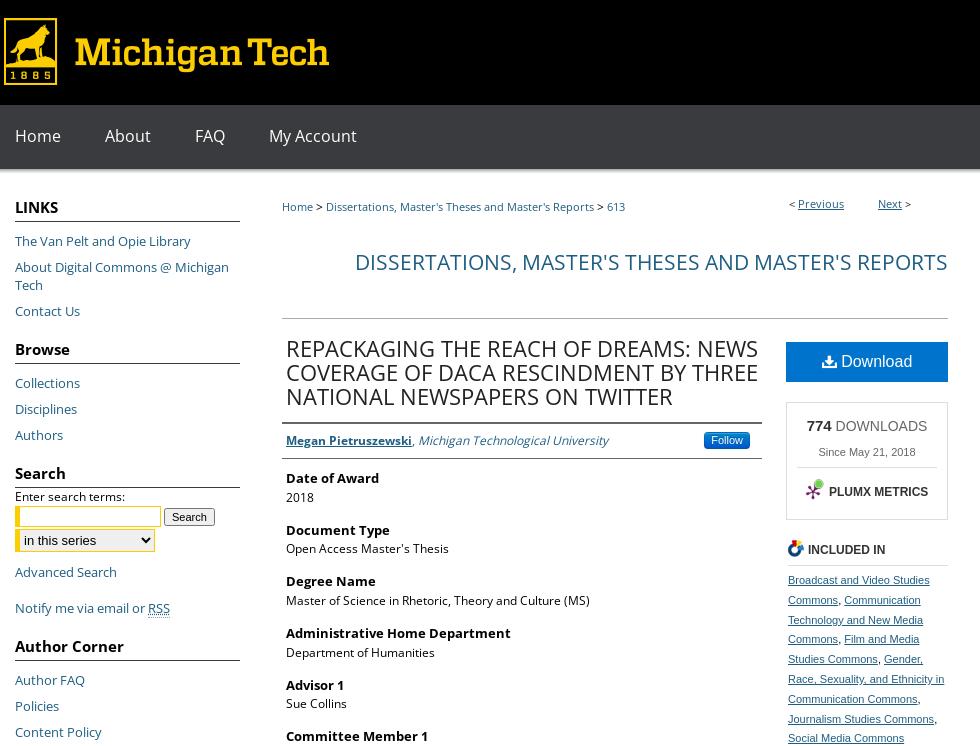 This screenshot has height=746, width=980. What do you see at coordinates (846, 548) in the screenshot?
I see `'Included in'` at bounding box center [846, 548].